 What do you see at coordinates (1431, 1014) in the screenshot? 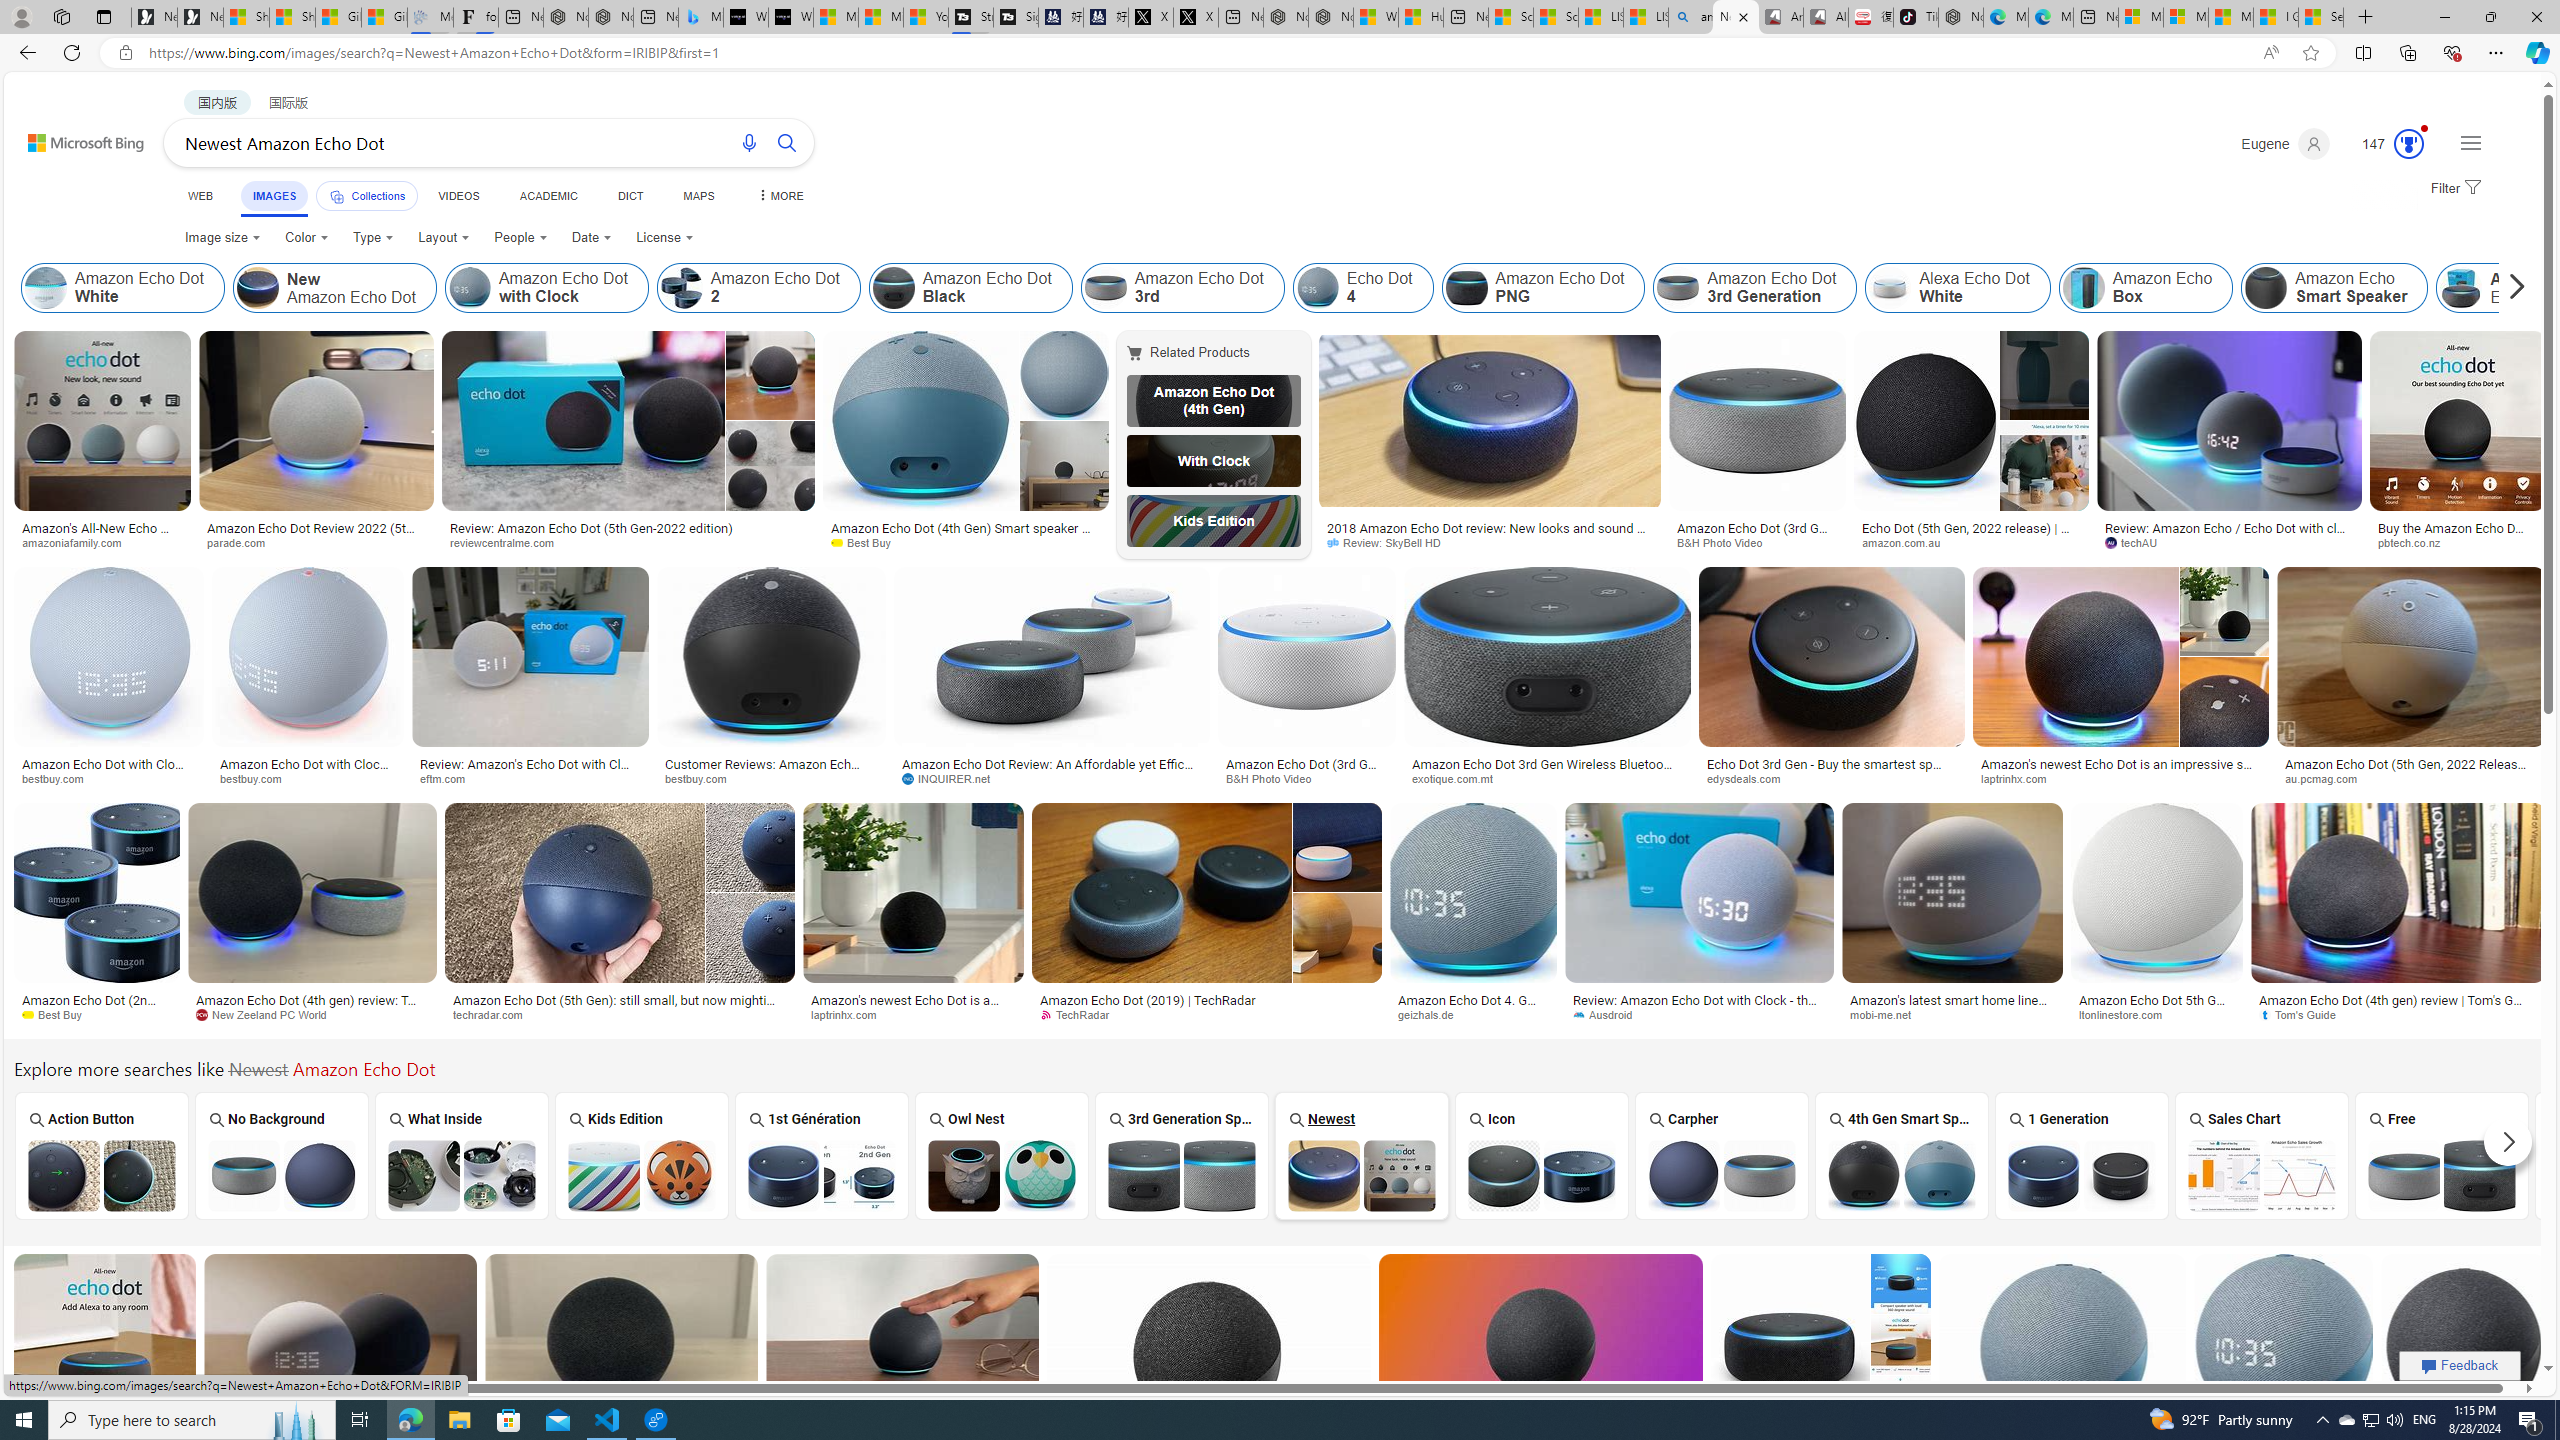
I see `'geizhals.de'` at bounding box center [1431, 1014].